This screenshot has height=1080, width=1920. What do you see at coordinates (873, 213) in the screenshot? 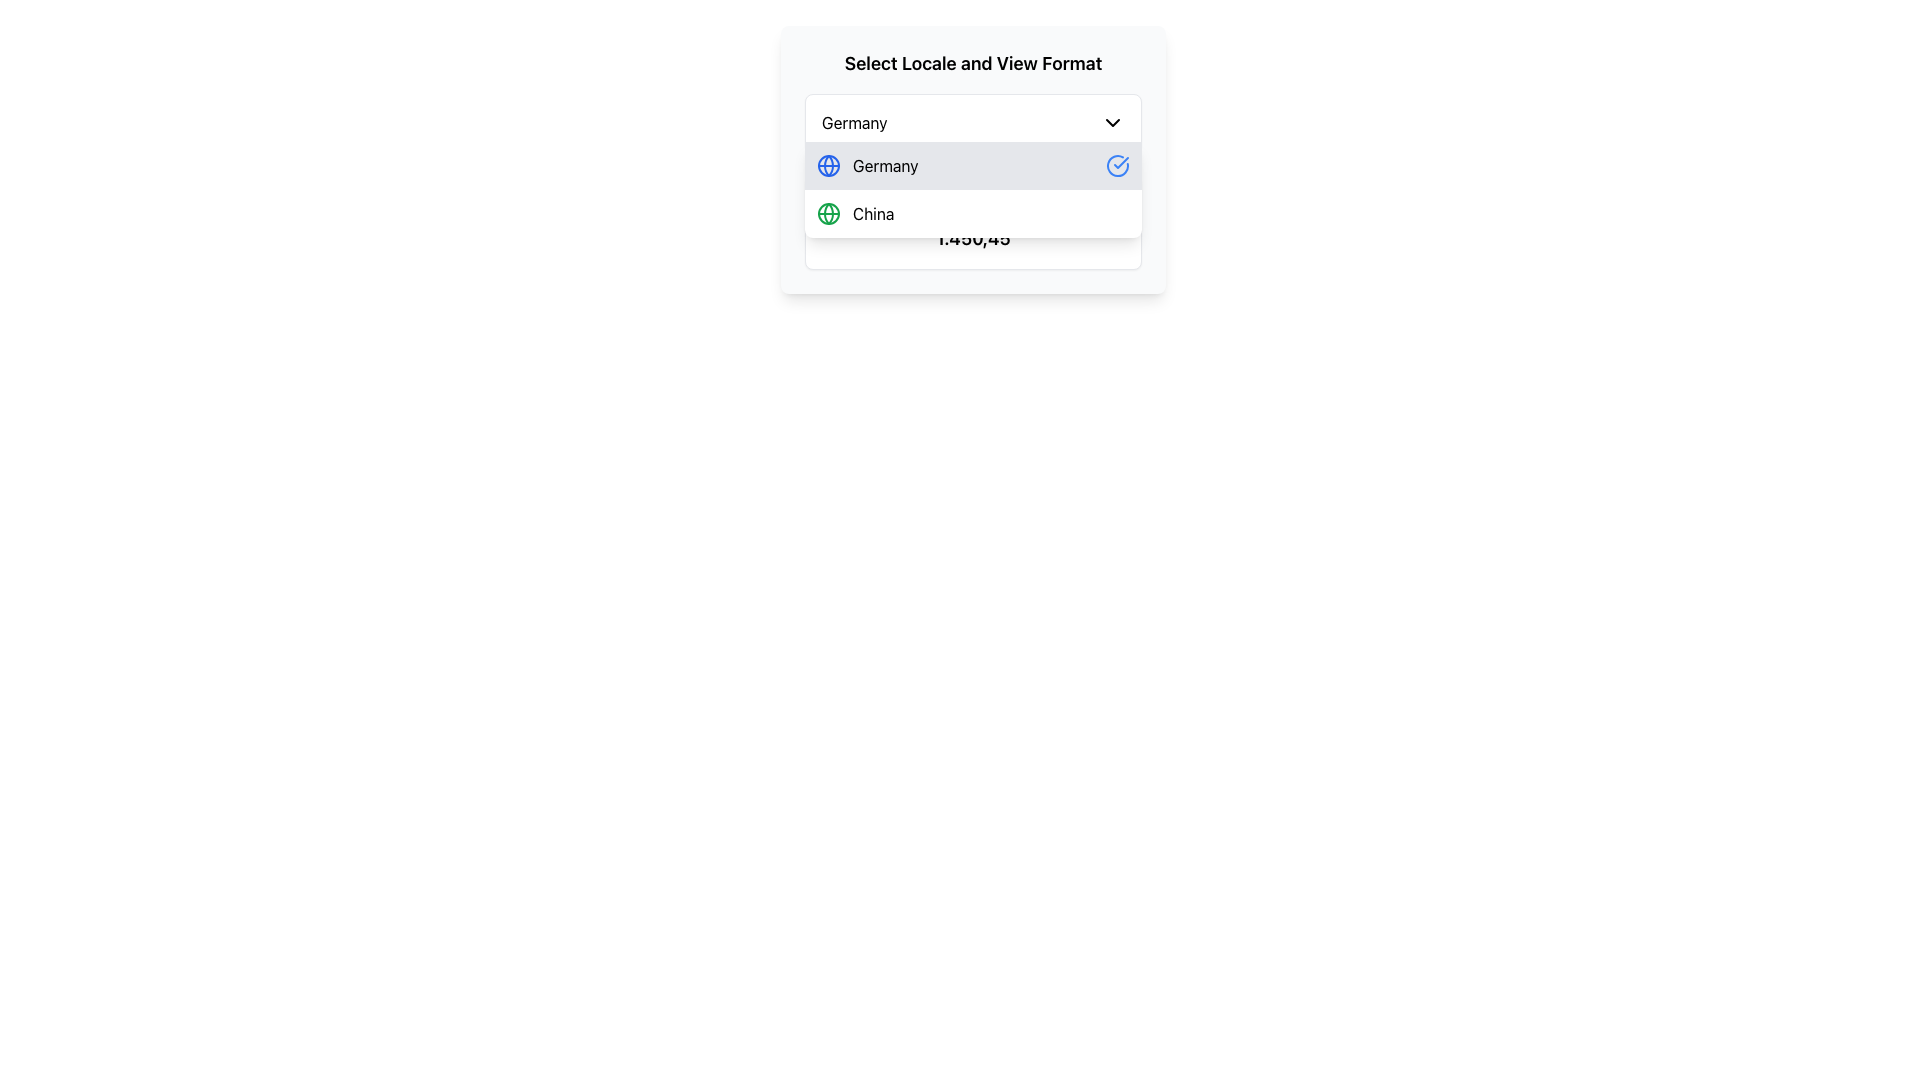
I see `the 'China' option in the dropdown menu, which is the second entry below 'Germany' and has a globe icon to its left` at bounding box center [873, 213].